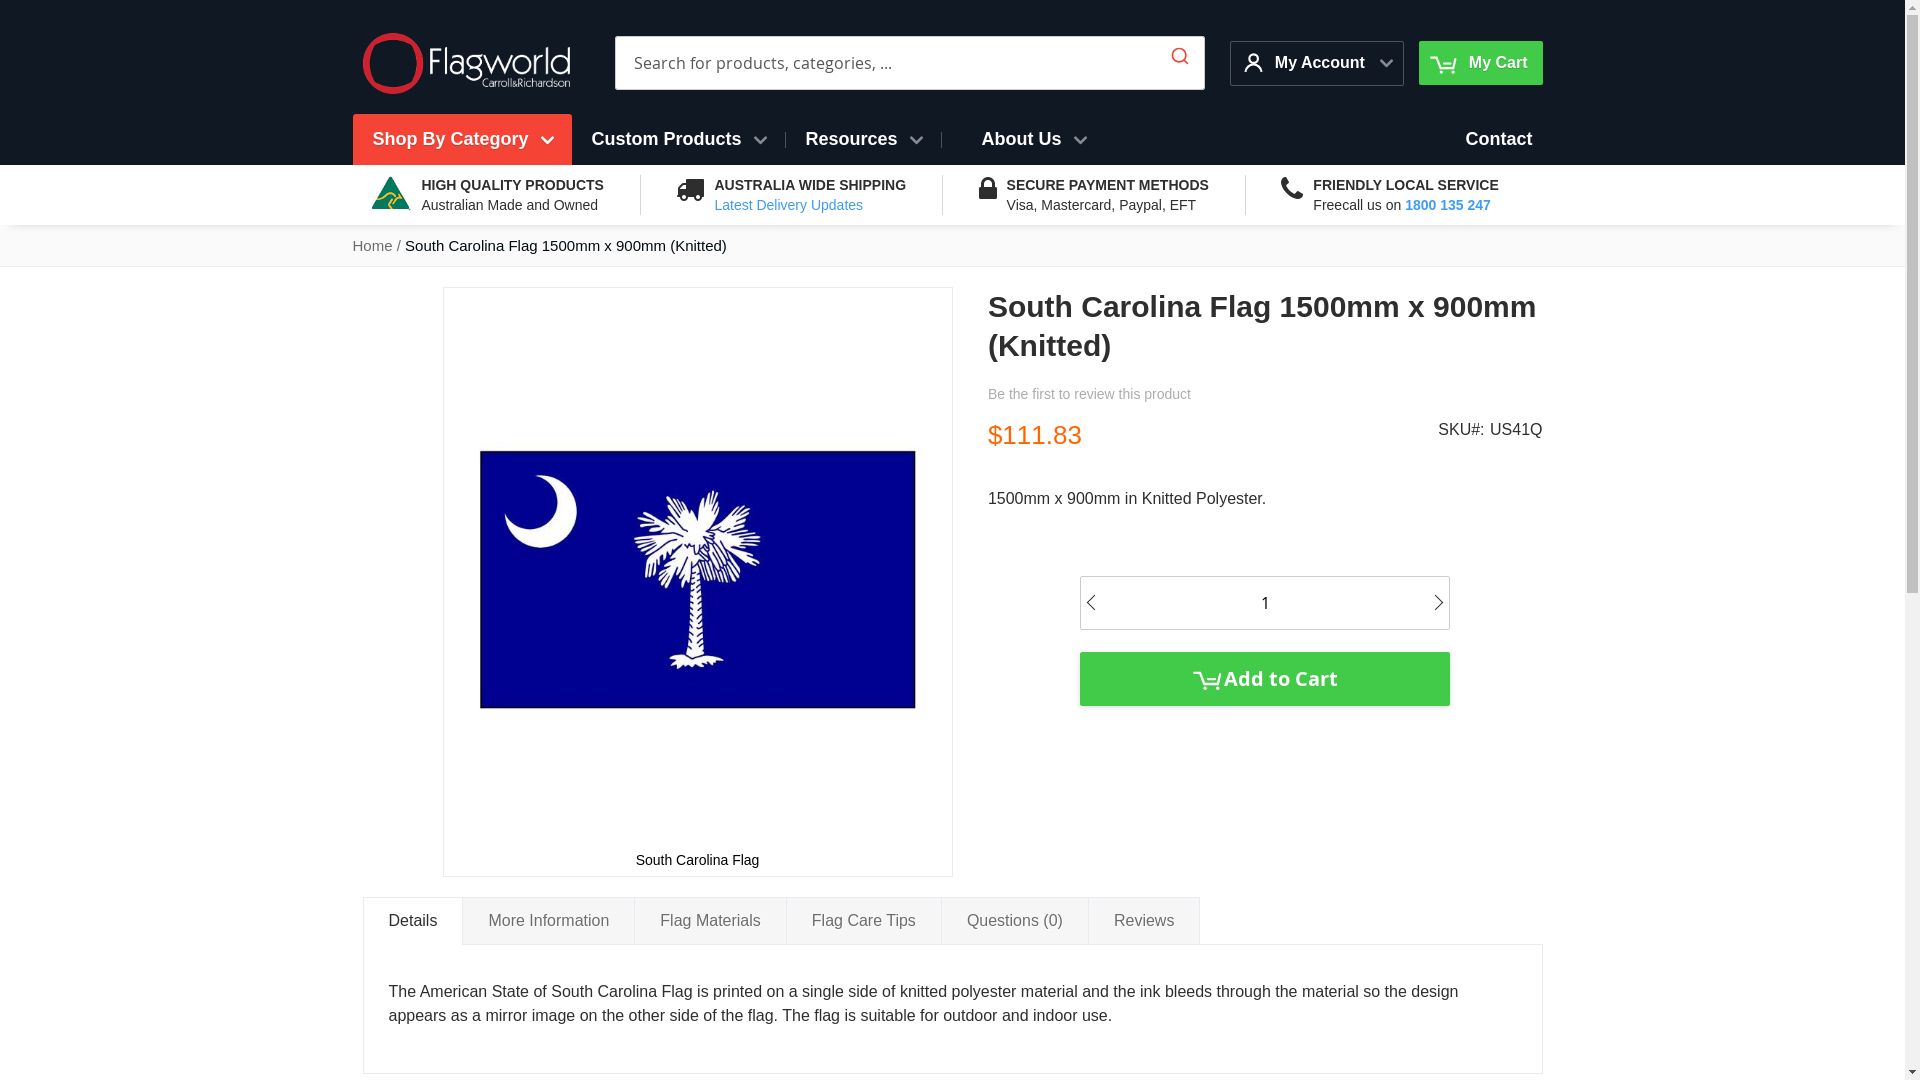 Image resolution: width=1920 pixels, height=1080 pixels. Describe the element at coordinates (1014, 920) in the screenshot. I see `'Questions (0)'` at that location.